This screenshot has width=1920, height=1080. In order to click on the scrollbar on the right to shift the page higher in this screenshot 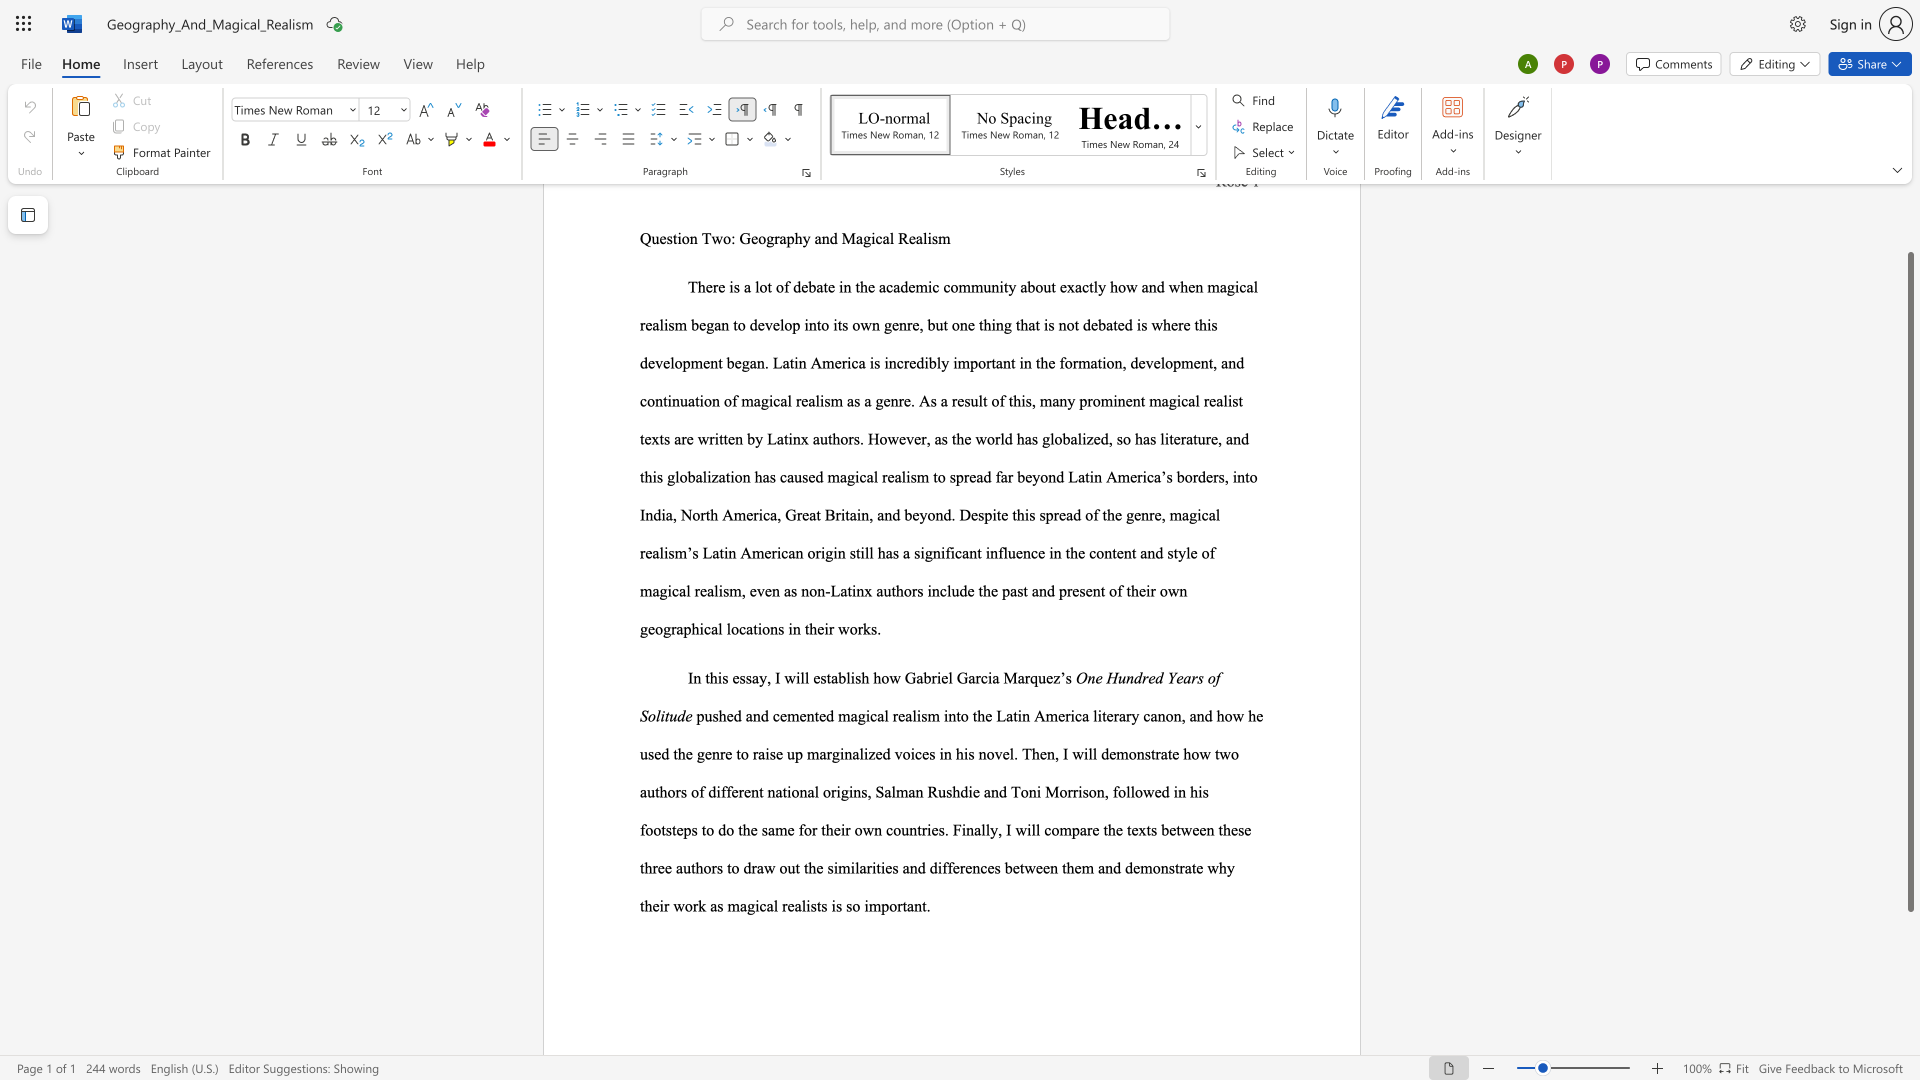, I will do `click(1909, 229)`.